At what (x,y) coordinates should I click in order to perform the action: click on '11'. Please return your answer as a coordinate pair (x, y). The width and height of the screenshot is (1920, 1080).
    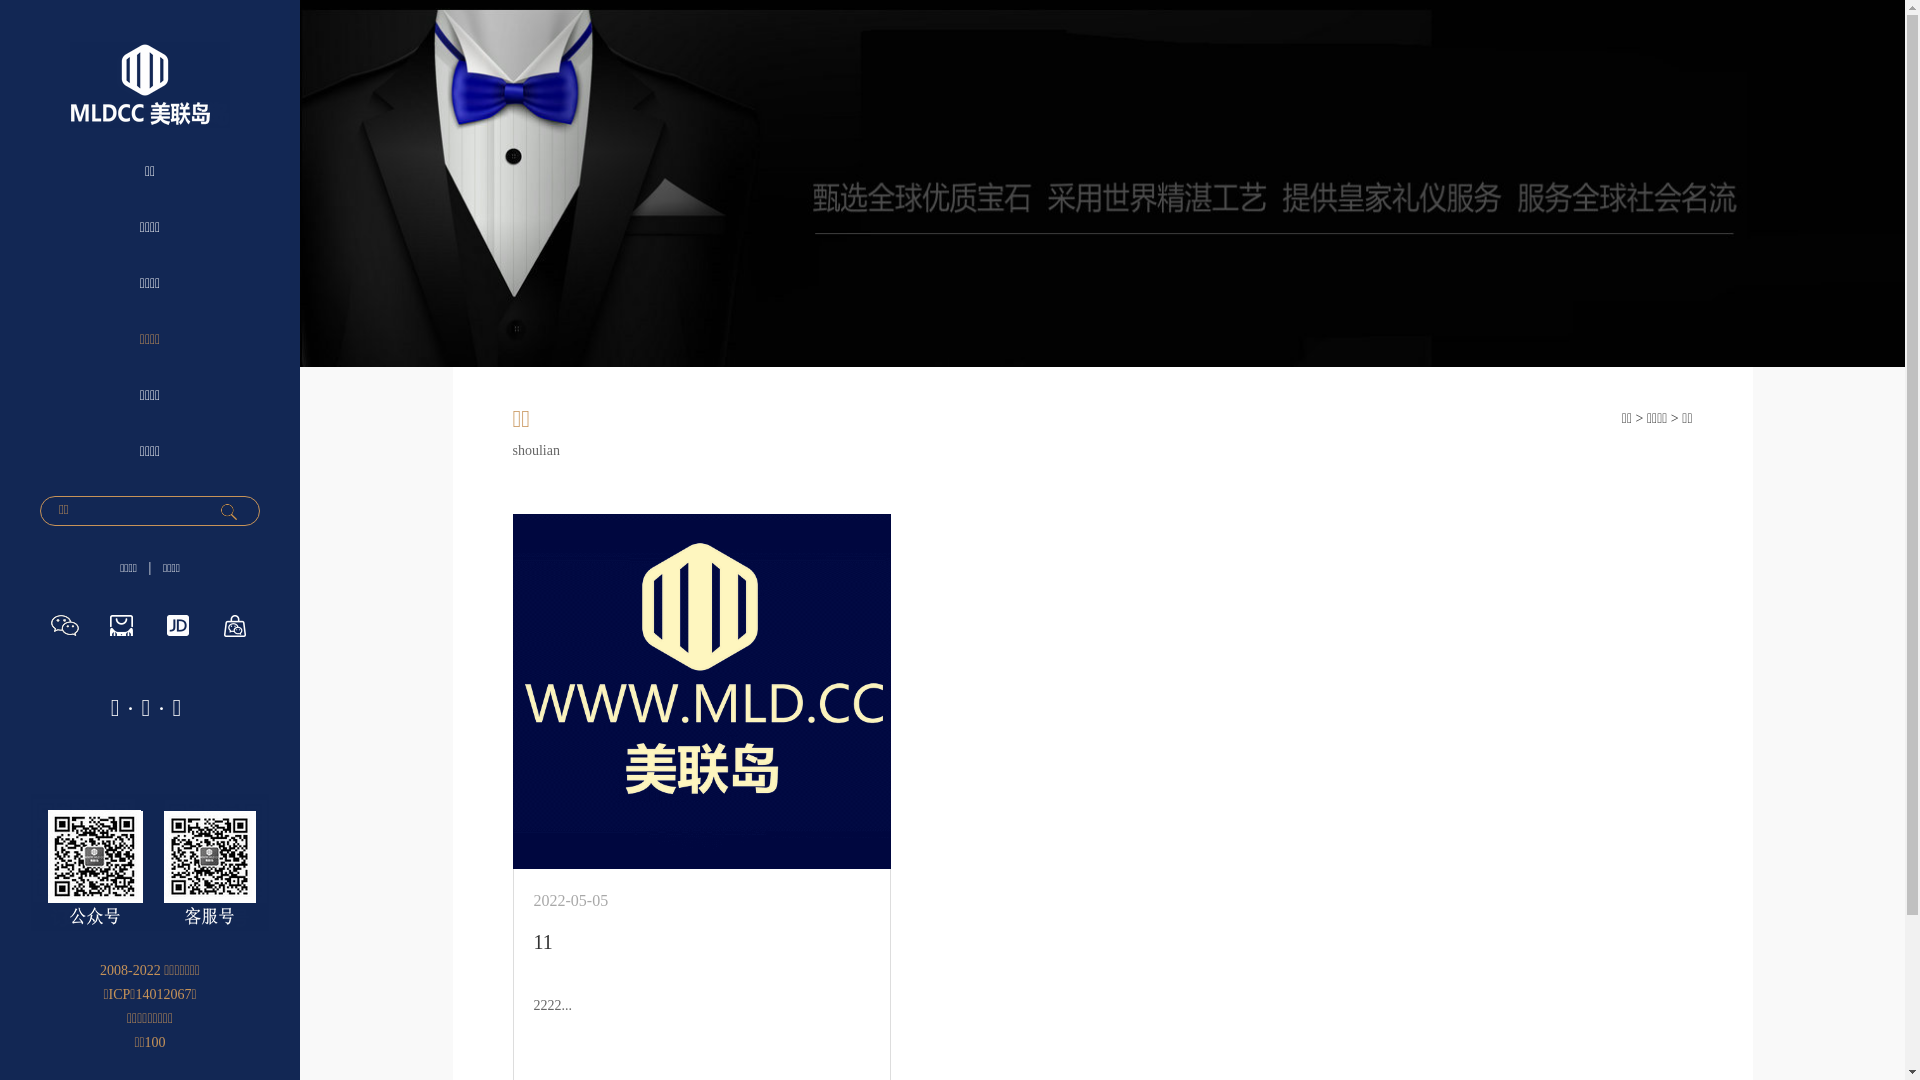
    Looking at the image, I should click on (543, 941).